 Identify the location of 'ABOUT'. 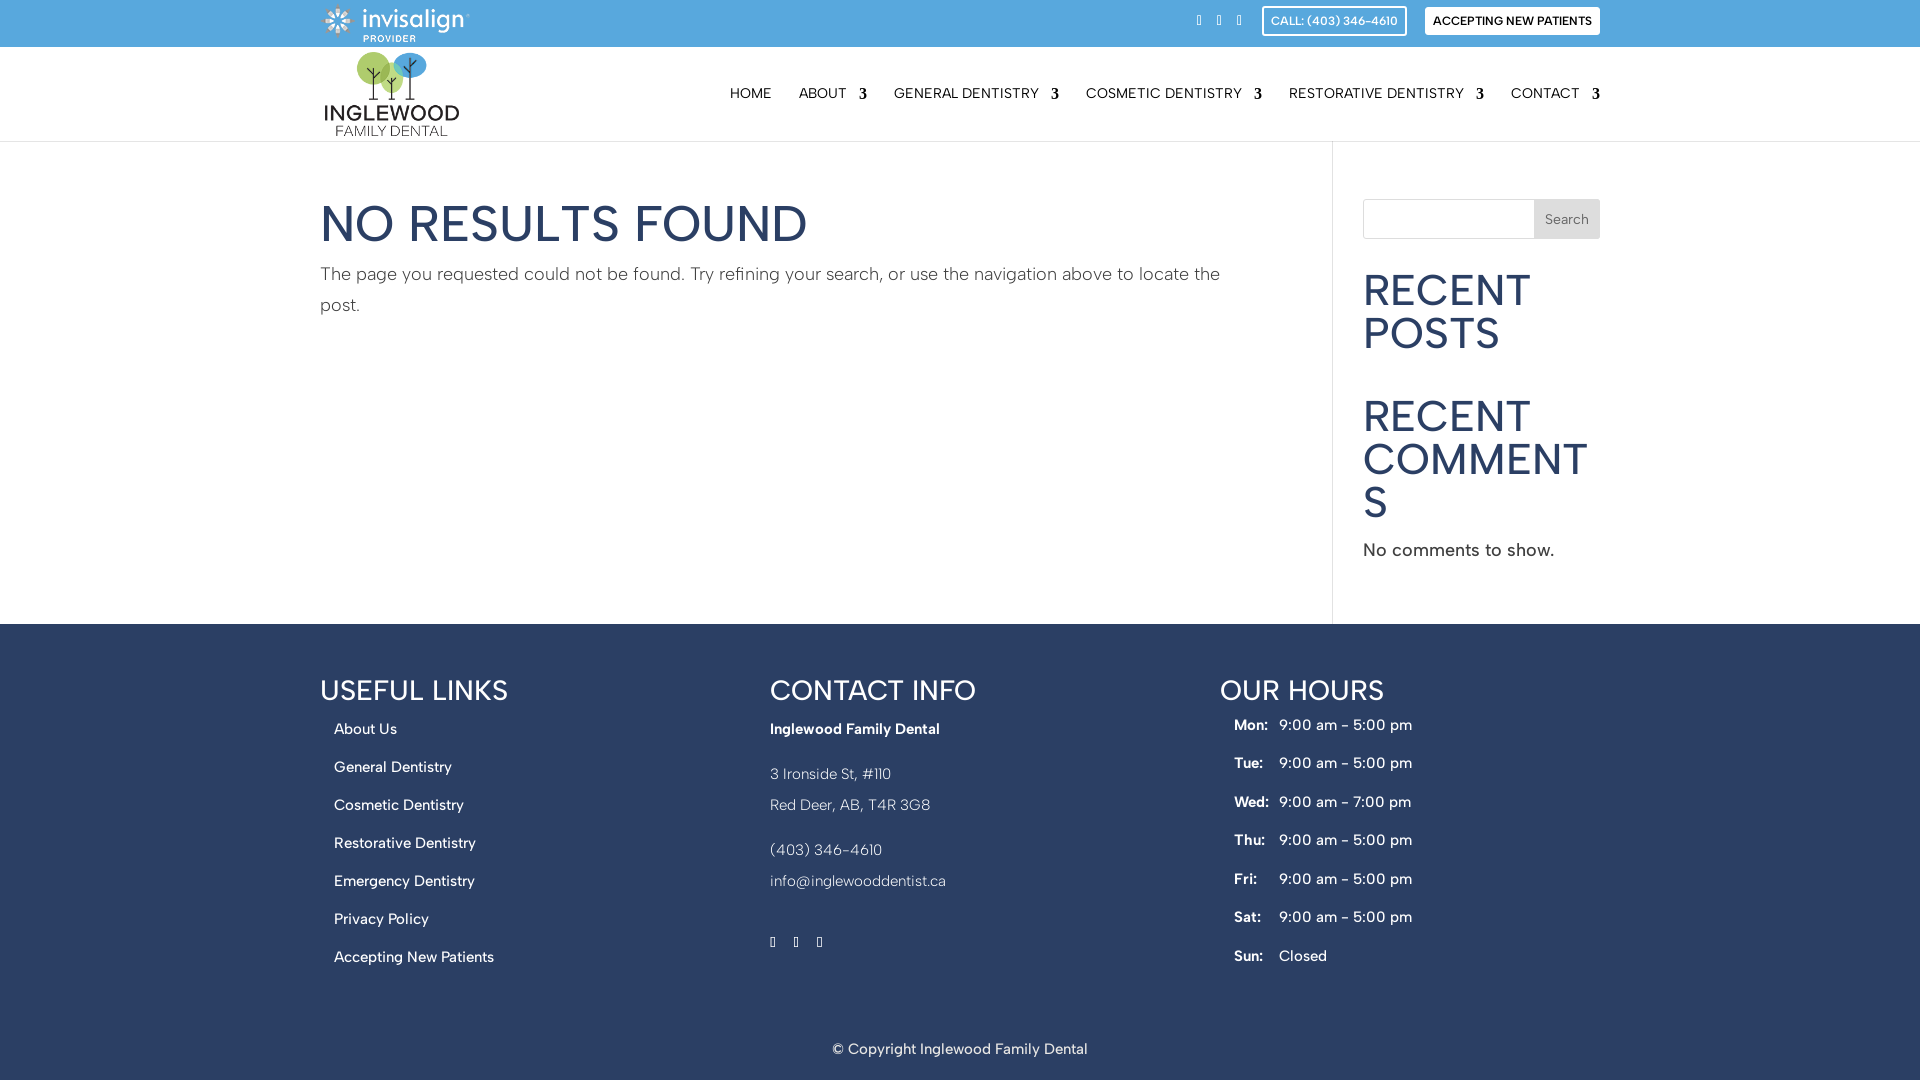
(797, 114).